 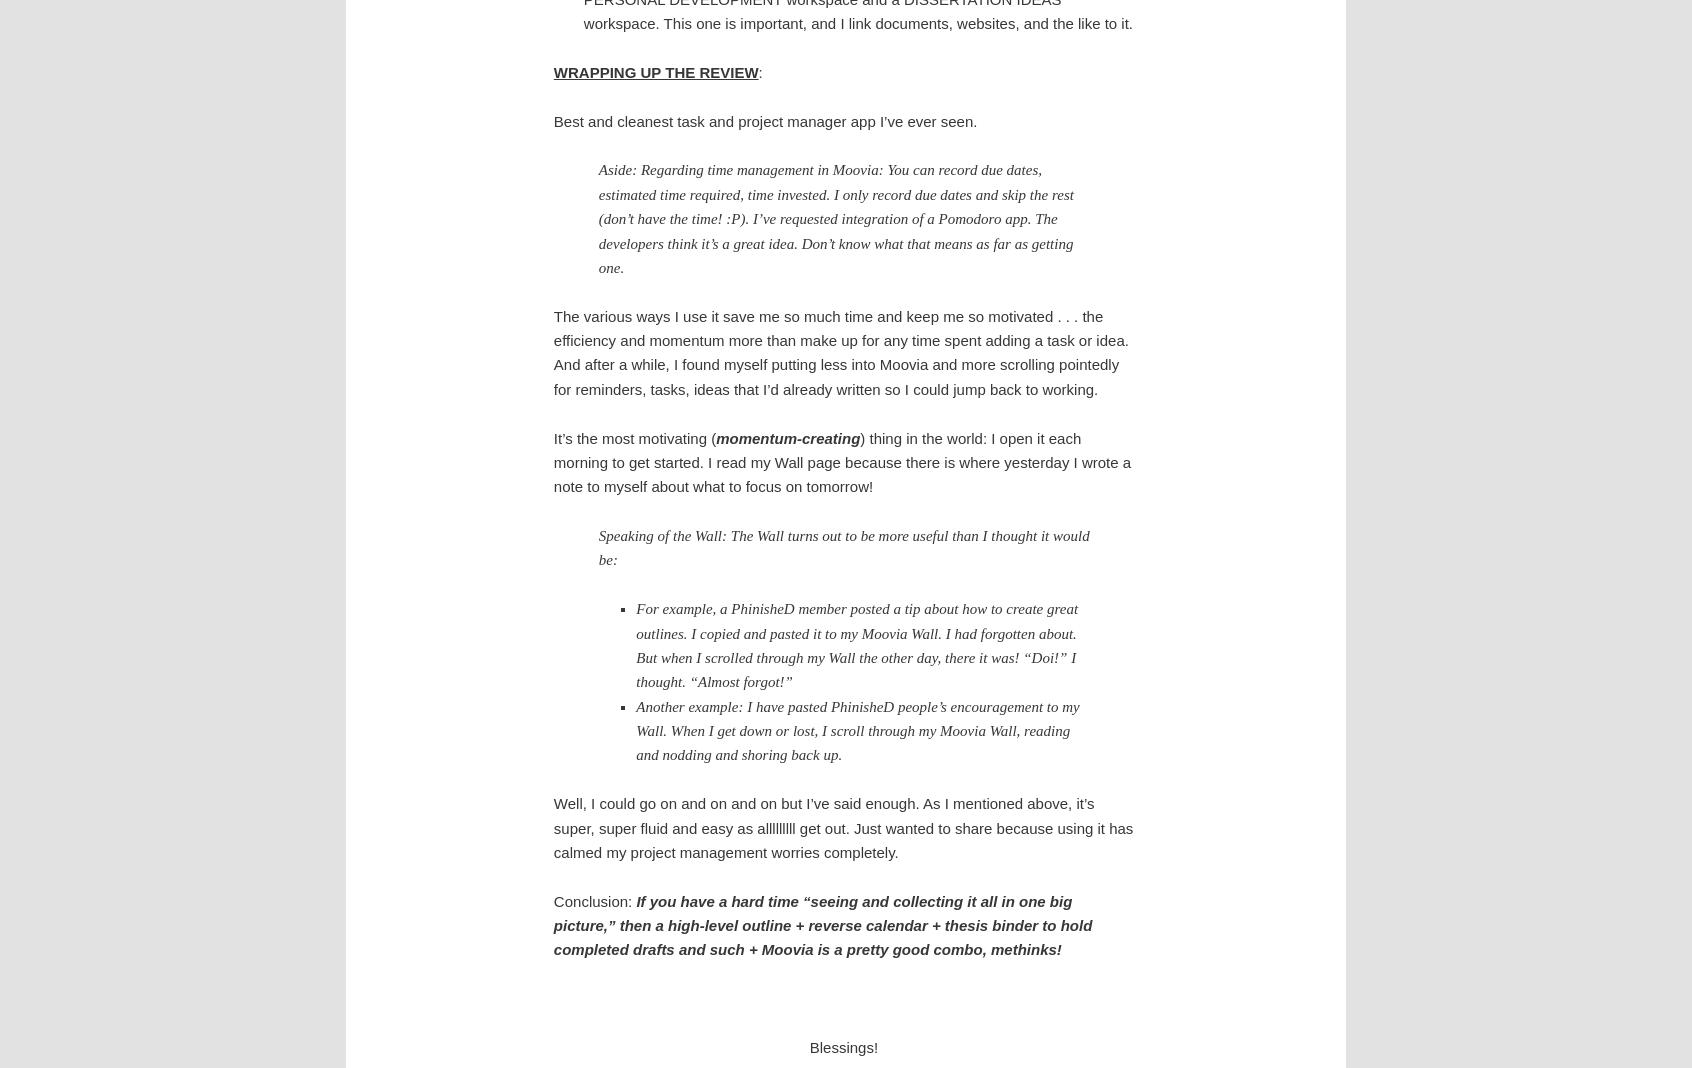 I want to click on 'The various ways I use it save me so much time and keep me so motivated . . . the efficiency and momentum more than make up for any time spent adding a task or idea. And after a while, I found myself putting less into Moovia and more scrolling pointedly for reminders, tasks, ideas that I’d already written so I could jump back to working.', so click(x=840, y=351).